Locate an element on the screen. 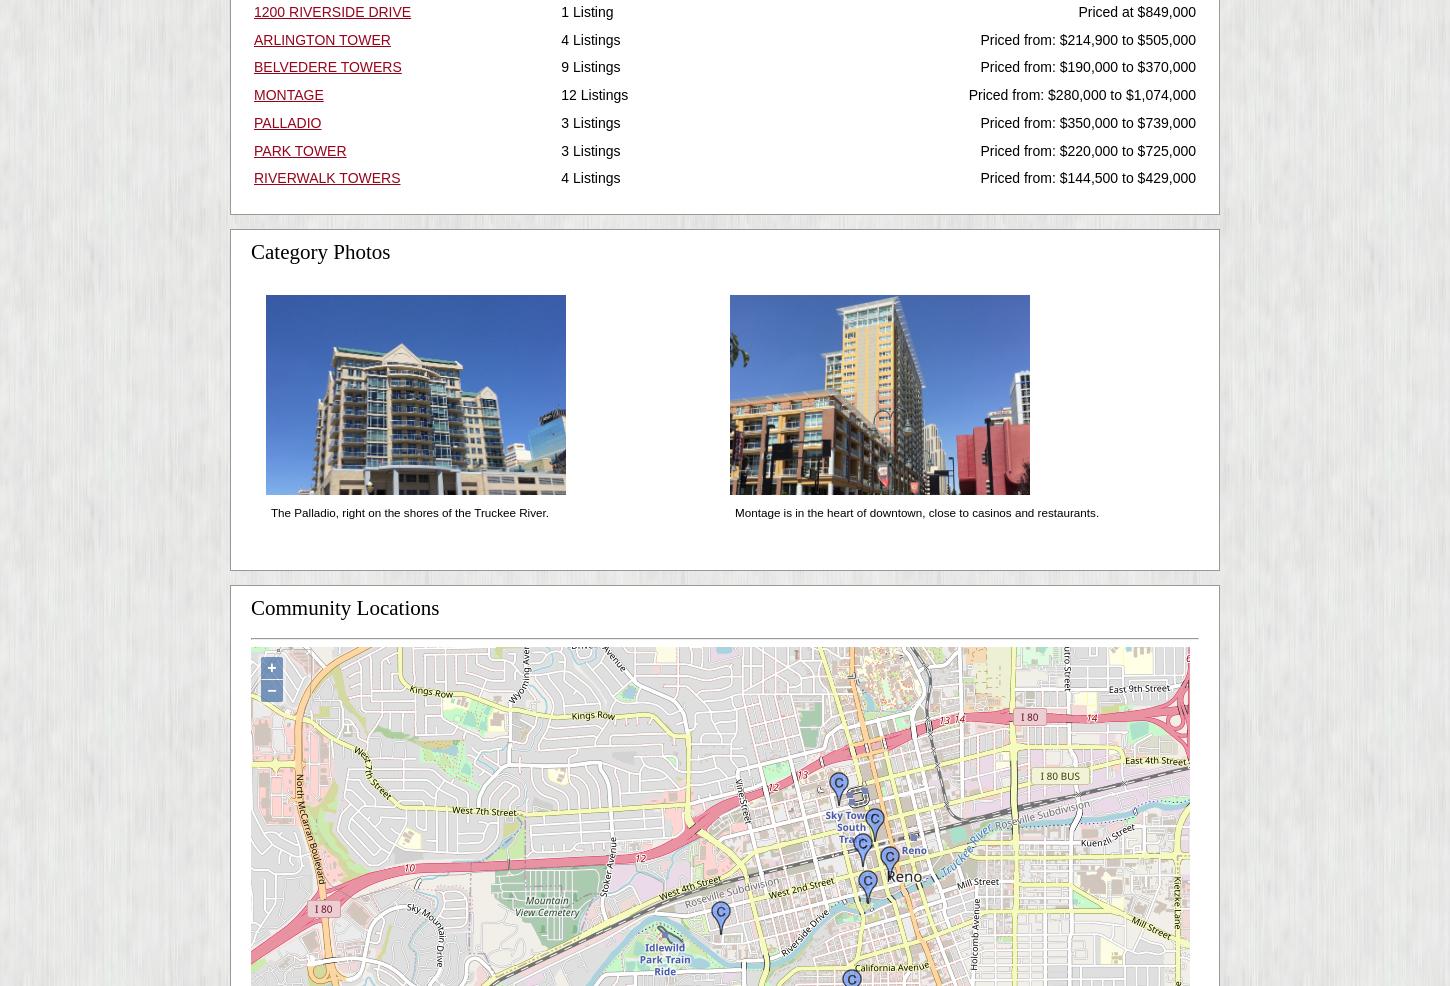  'MONTAGE' is located at coordinates (288, 94).